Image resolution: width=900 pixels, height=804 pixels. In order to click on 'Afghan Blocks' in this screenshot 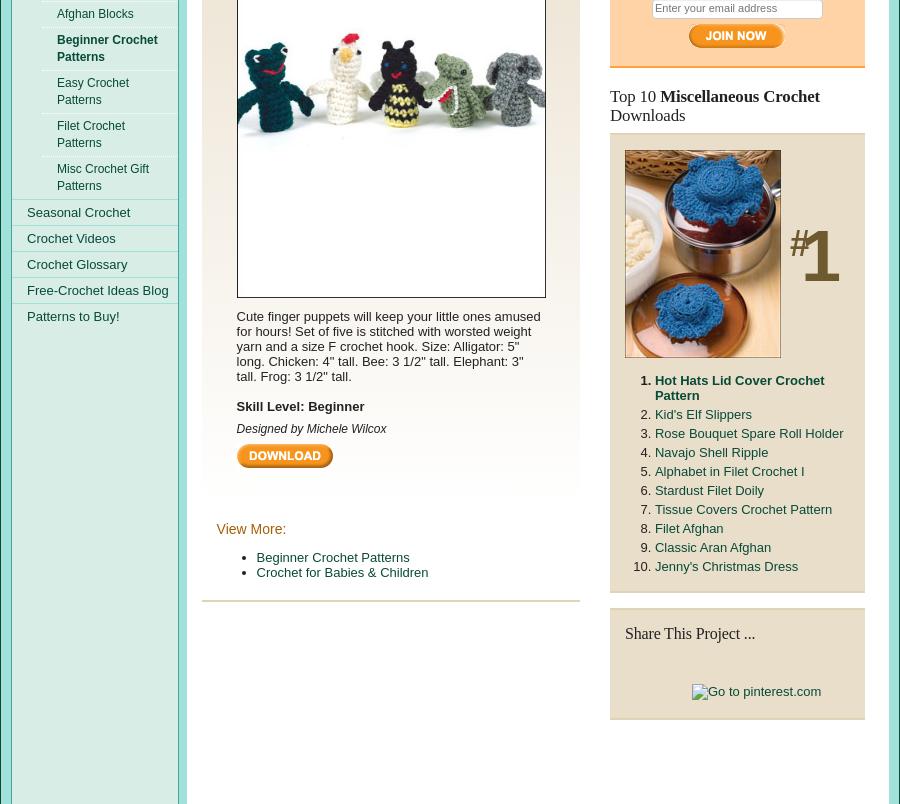, I will do `click(94, 13)`.